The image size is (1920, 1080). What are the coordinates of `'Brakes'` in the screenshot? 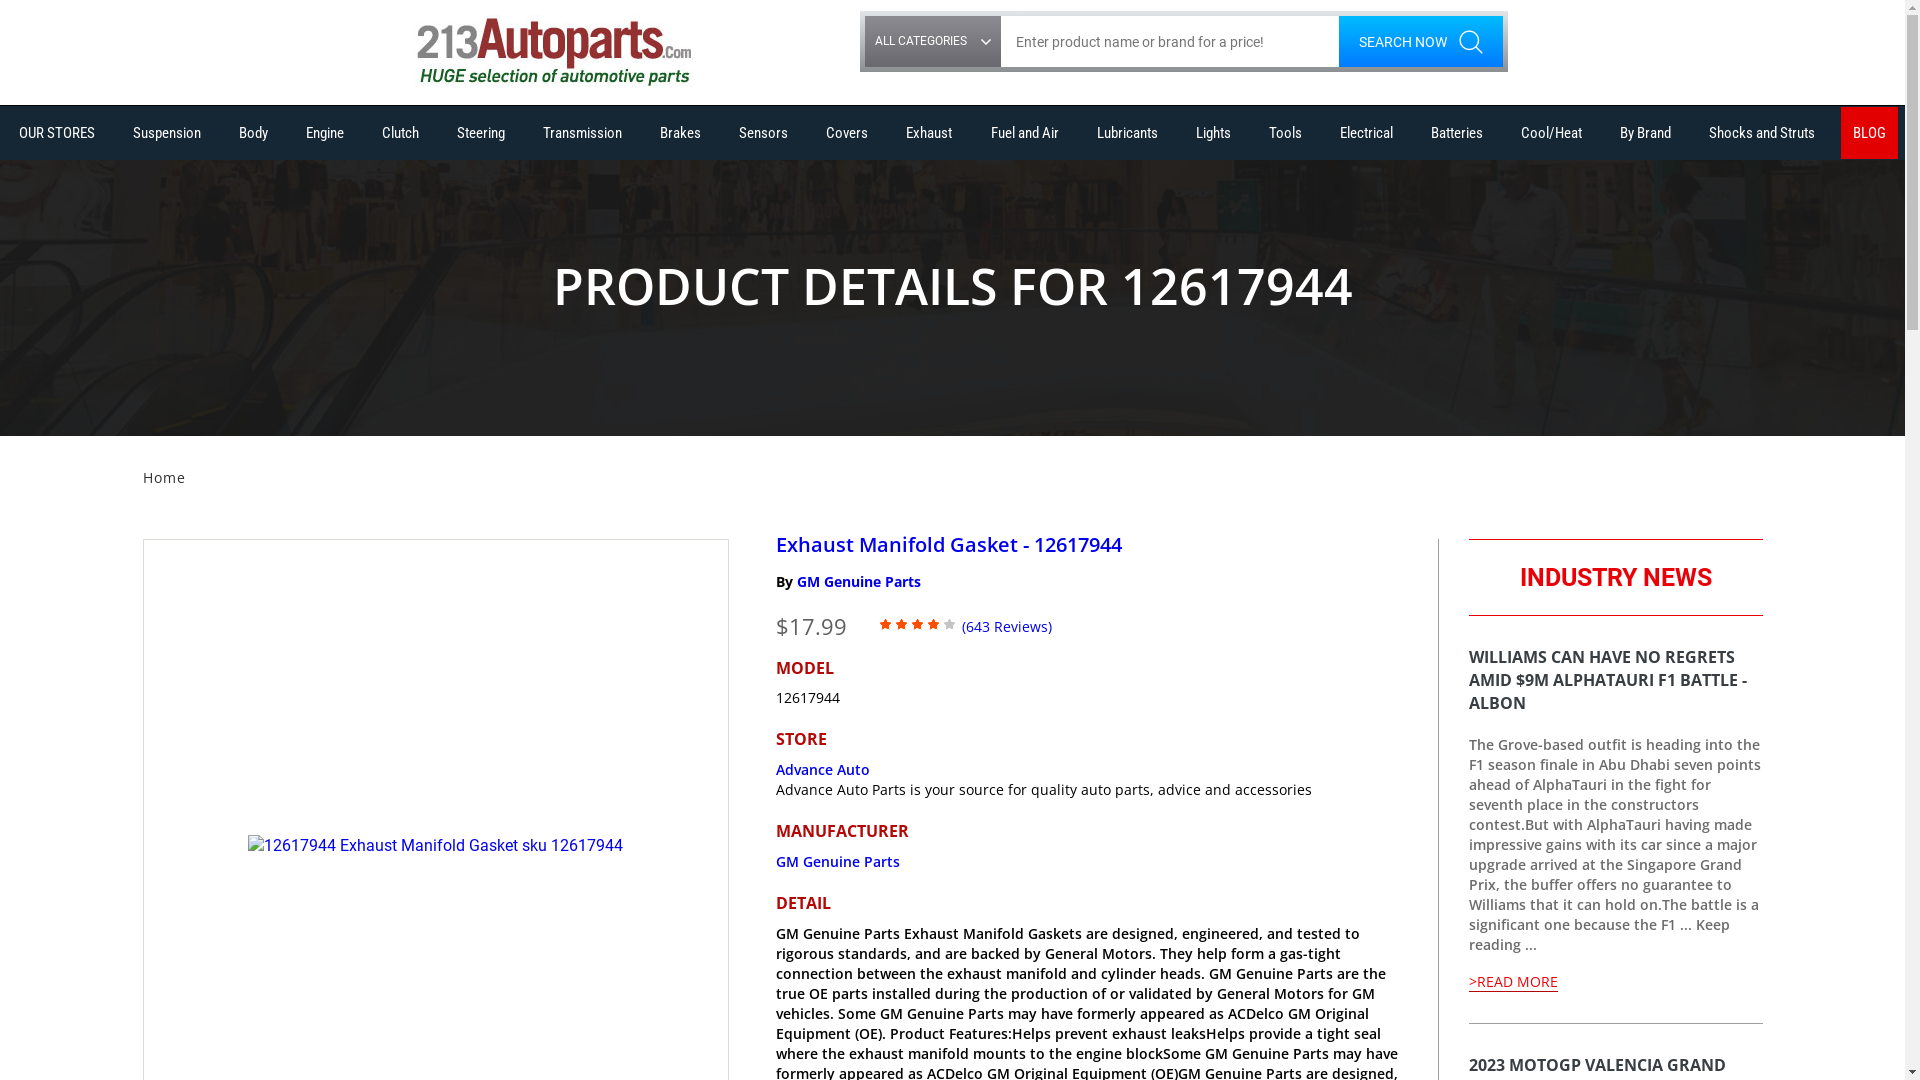 It's located at (680, 132).